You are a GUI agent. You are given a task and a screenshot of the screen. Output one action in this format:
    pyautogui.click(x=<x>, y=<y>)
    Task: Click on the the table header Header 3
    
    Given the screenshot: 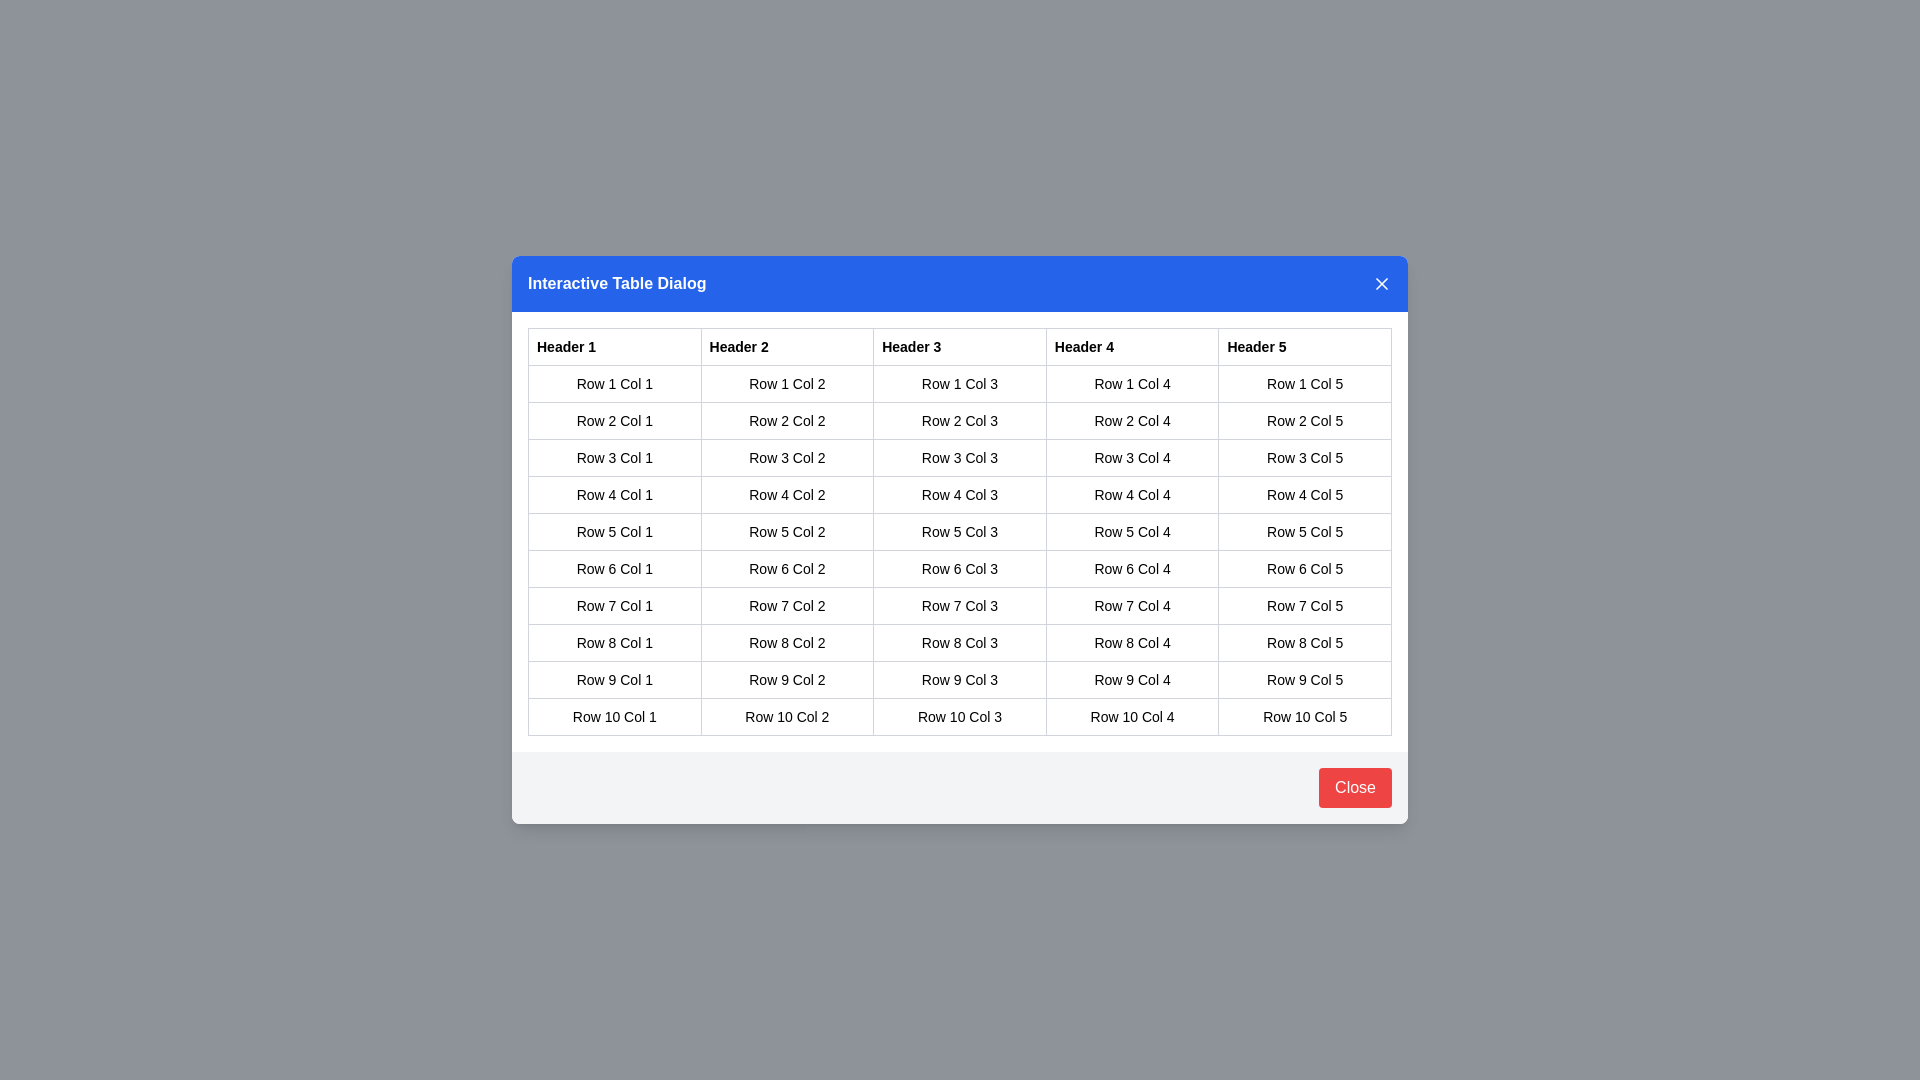 What is the action you would take?
    pyautogui.click(x=960, y=346)
    